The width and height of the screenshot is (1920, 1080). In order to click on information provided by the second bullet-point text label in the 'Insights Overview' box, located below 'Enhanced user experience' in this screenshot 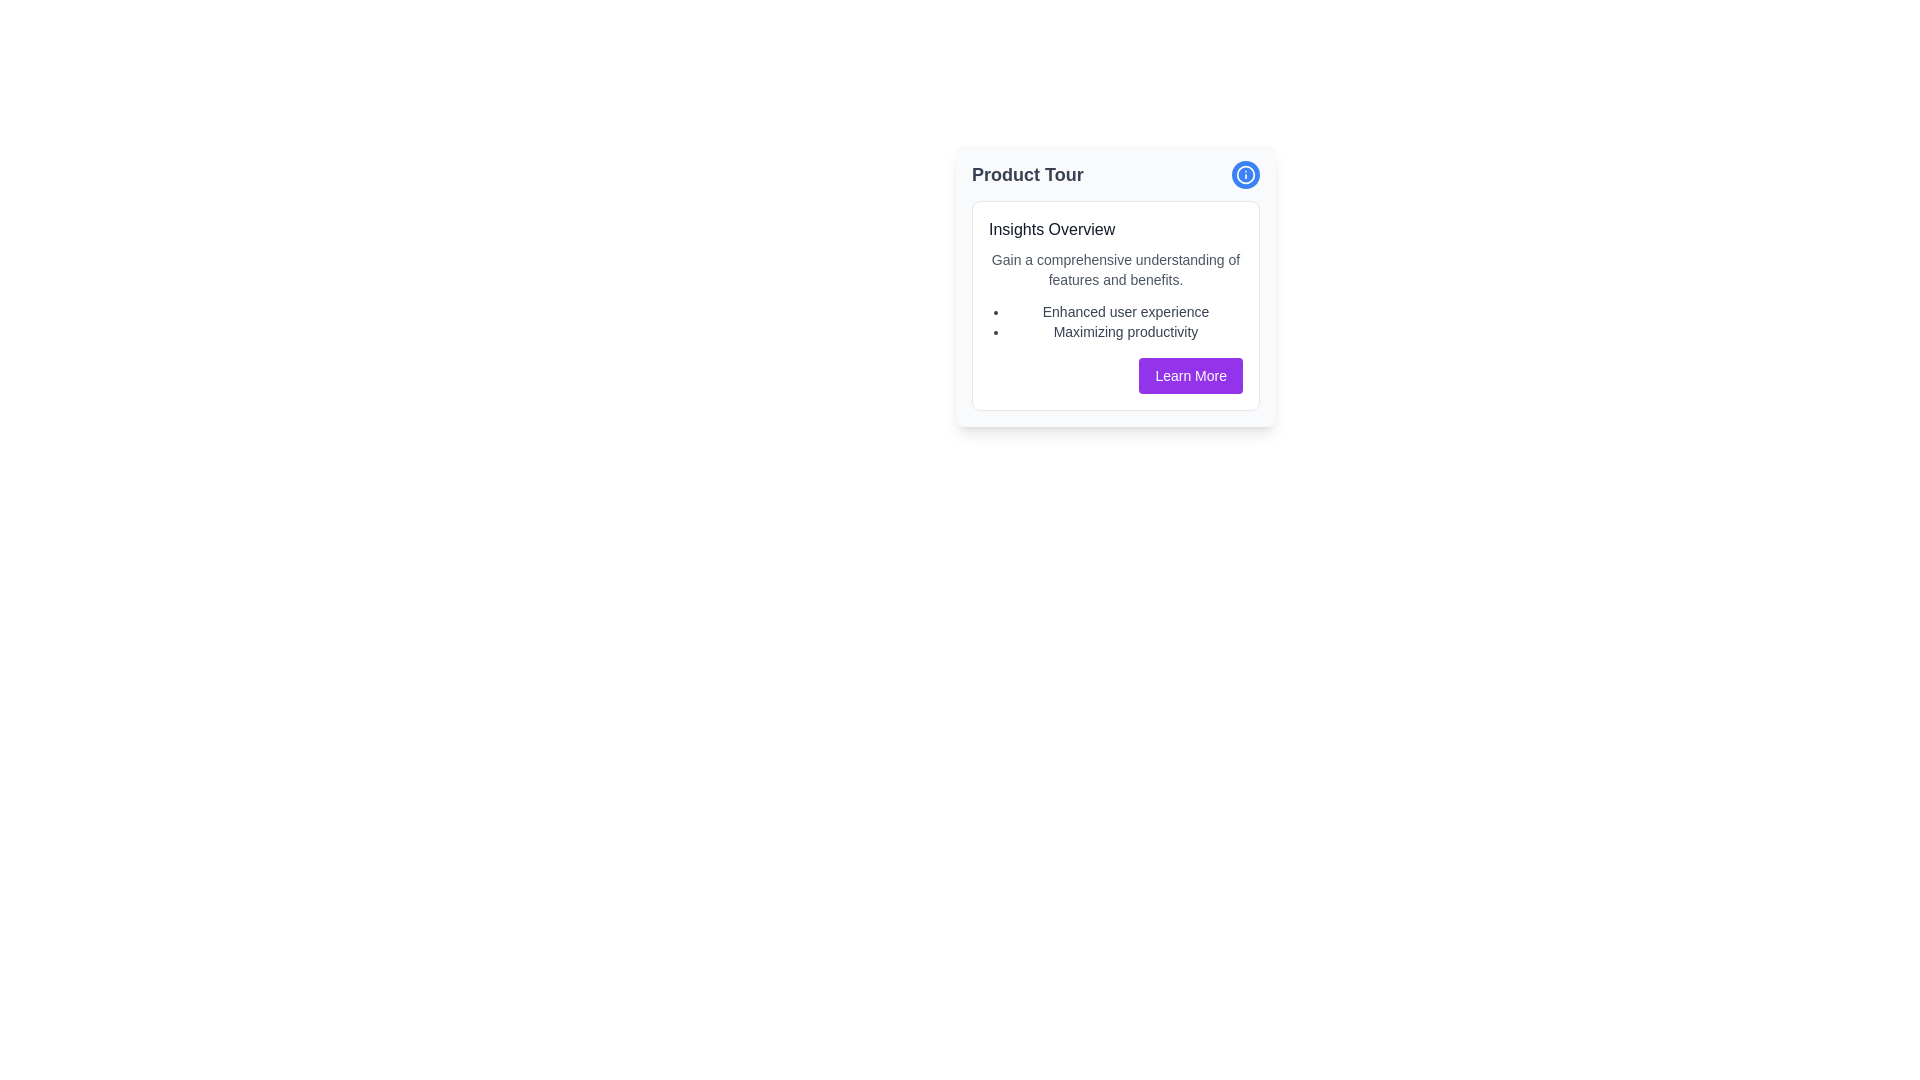, I will do `click(1126, 330)`.